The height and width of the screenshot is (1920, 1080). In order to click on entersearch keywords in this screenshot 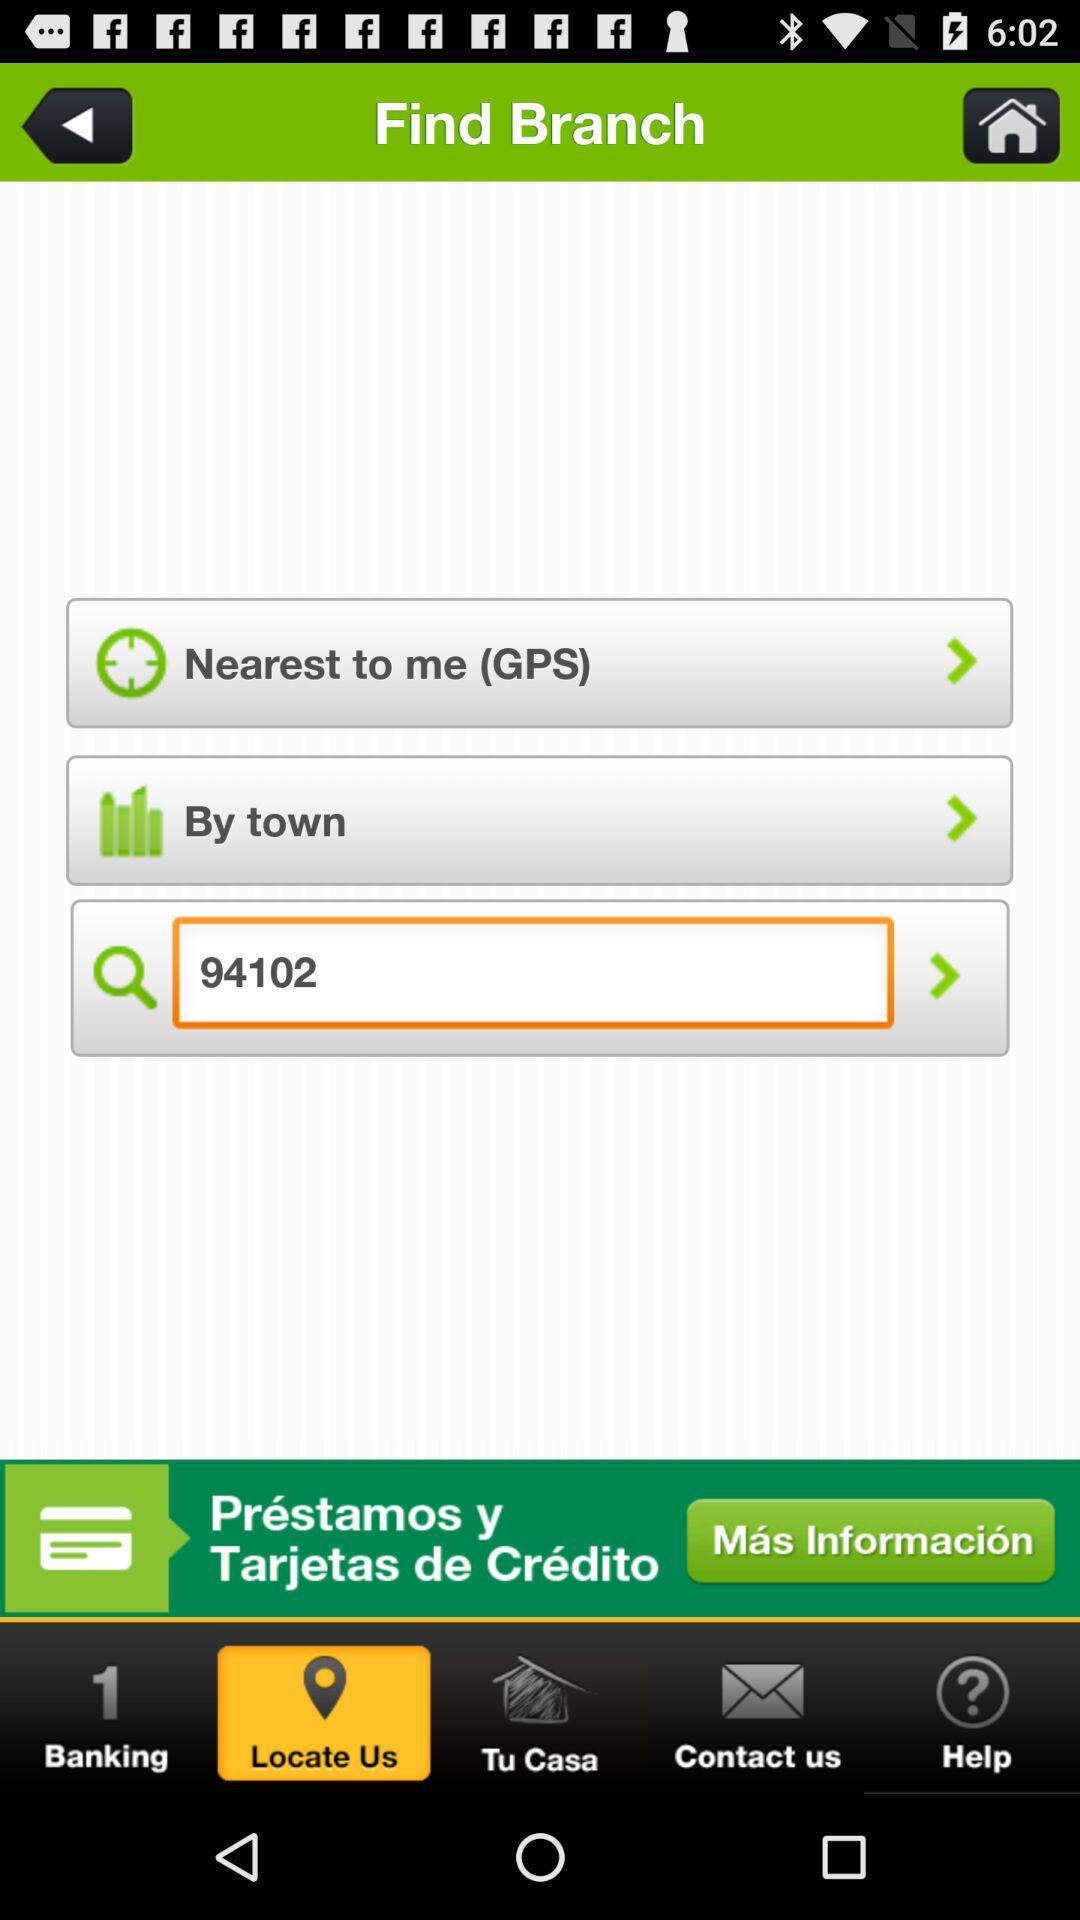, I will do `click(999, 121)`.